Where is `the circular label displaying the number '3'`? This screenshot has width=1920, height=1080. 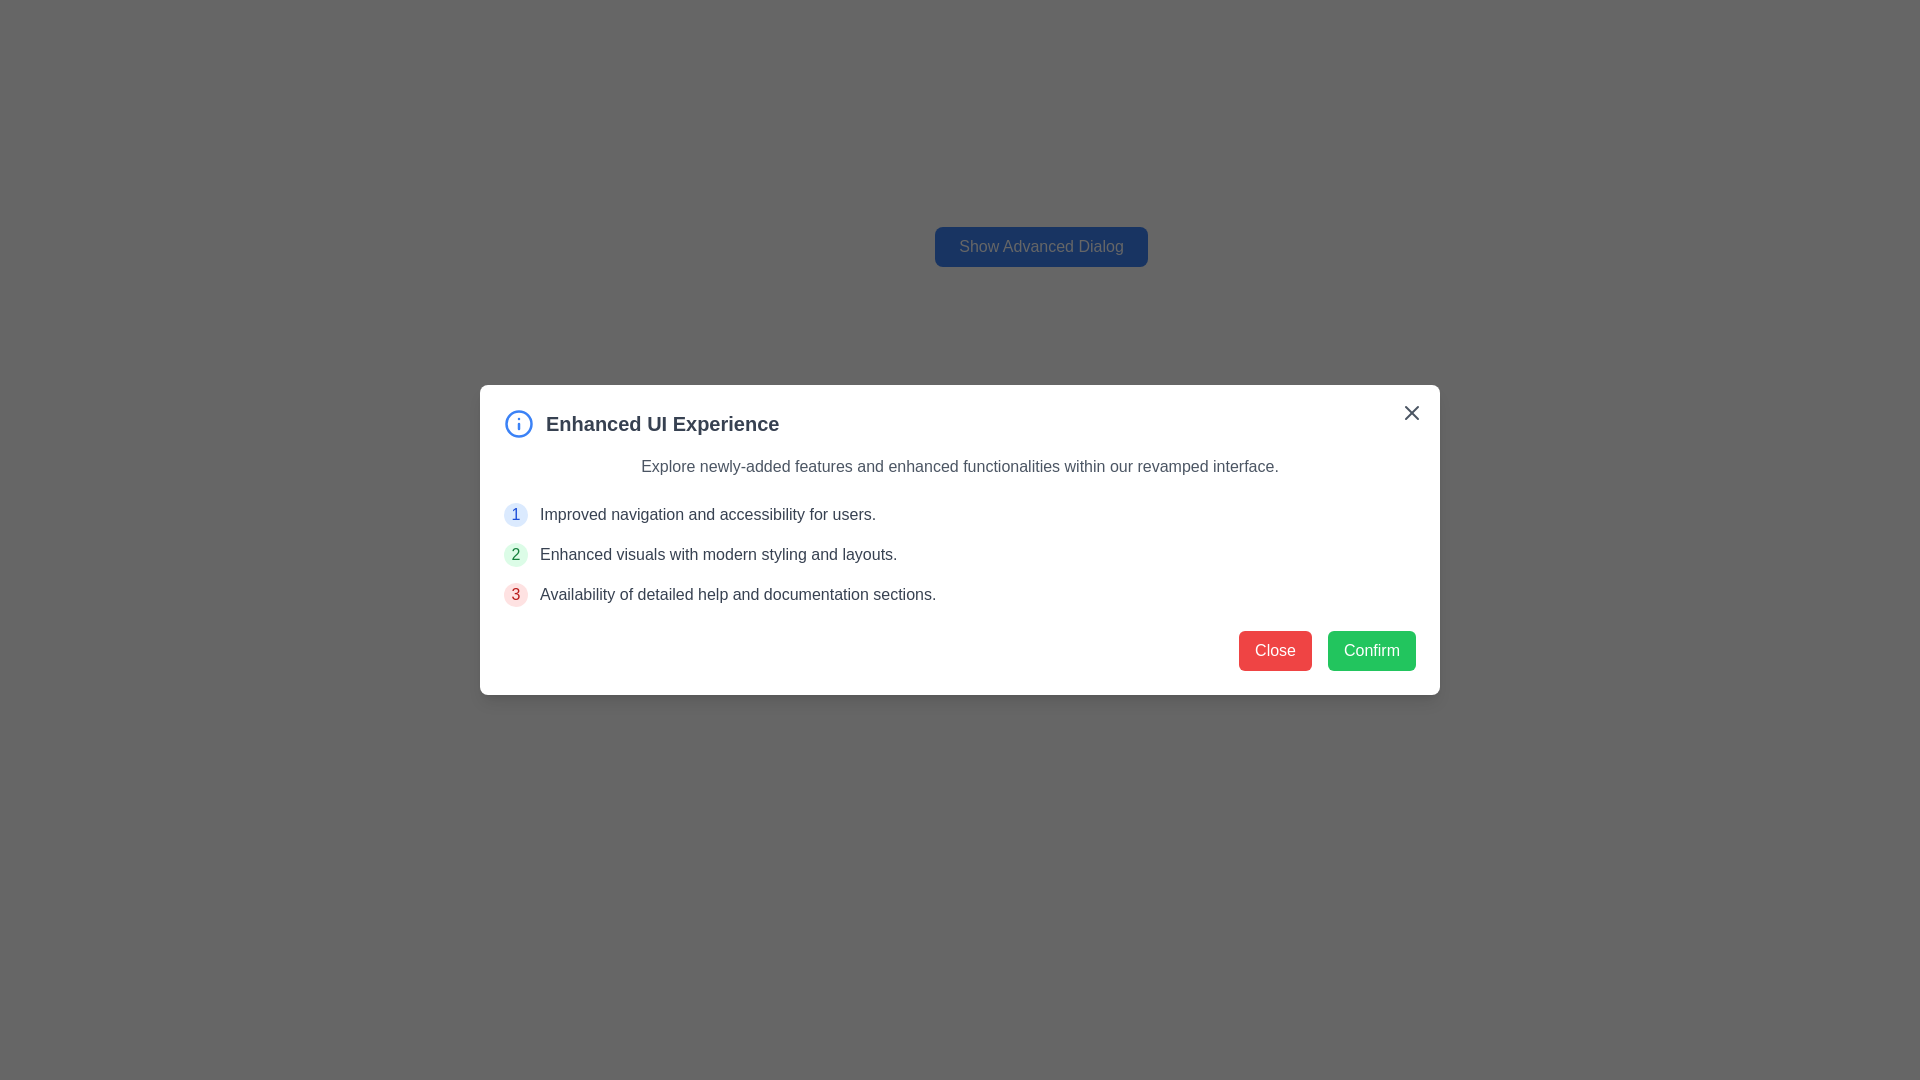
the circular label displaying the number '3' is located at coordinates (515, 593).